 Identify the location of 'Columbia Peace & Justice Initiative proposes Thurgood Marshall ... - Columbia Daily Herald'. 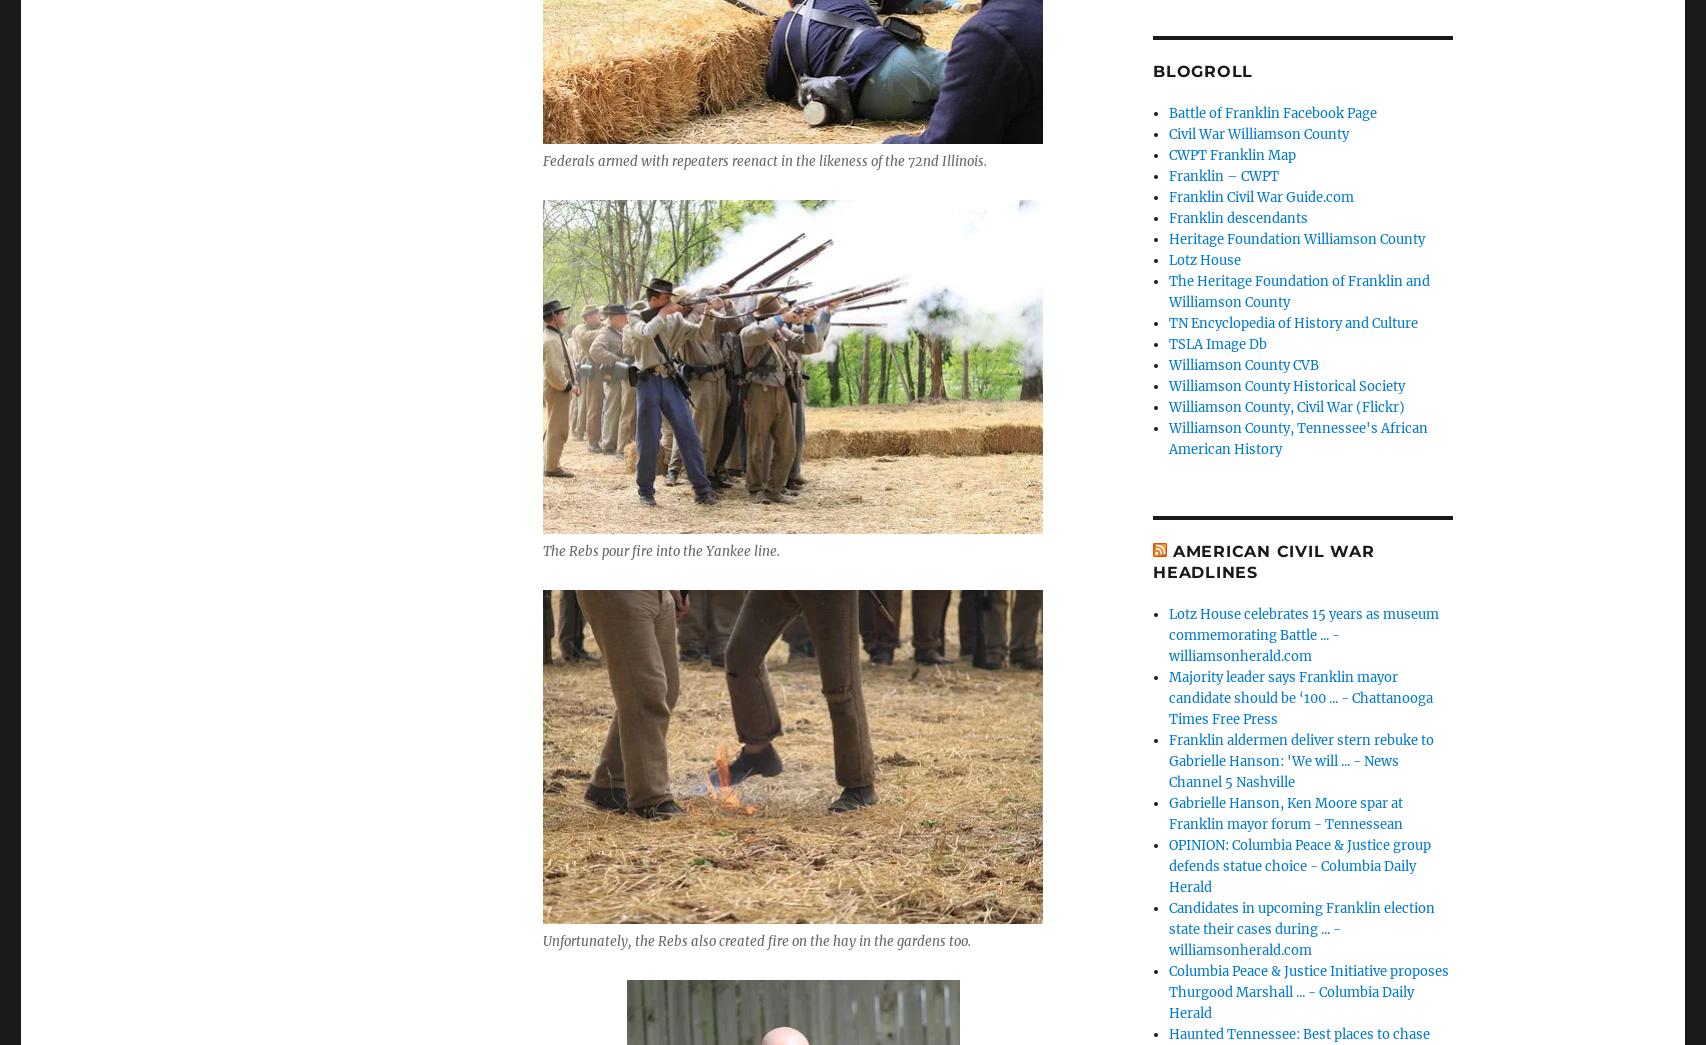
(1308, 991).